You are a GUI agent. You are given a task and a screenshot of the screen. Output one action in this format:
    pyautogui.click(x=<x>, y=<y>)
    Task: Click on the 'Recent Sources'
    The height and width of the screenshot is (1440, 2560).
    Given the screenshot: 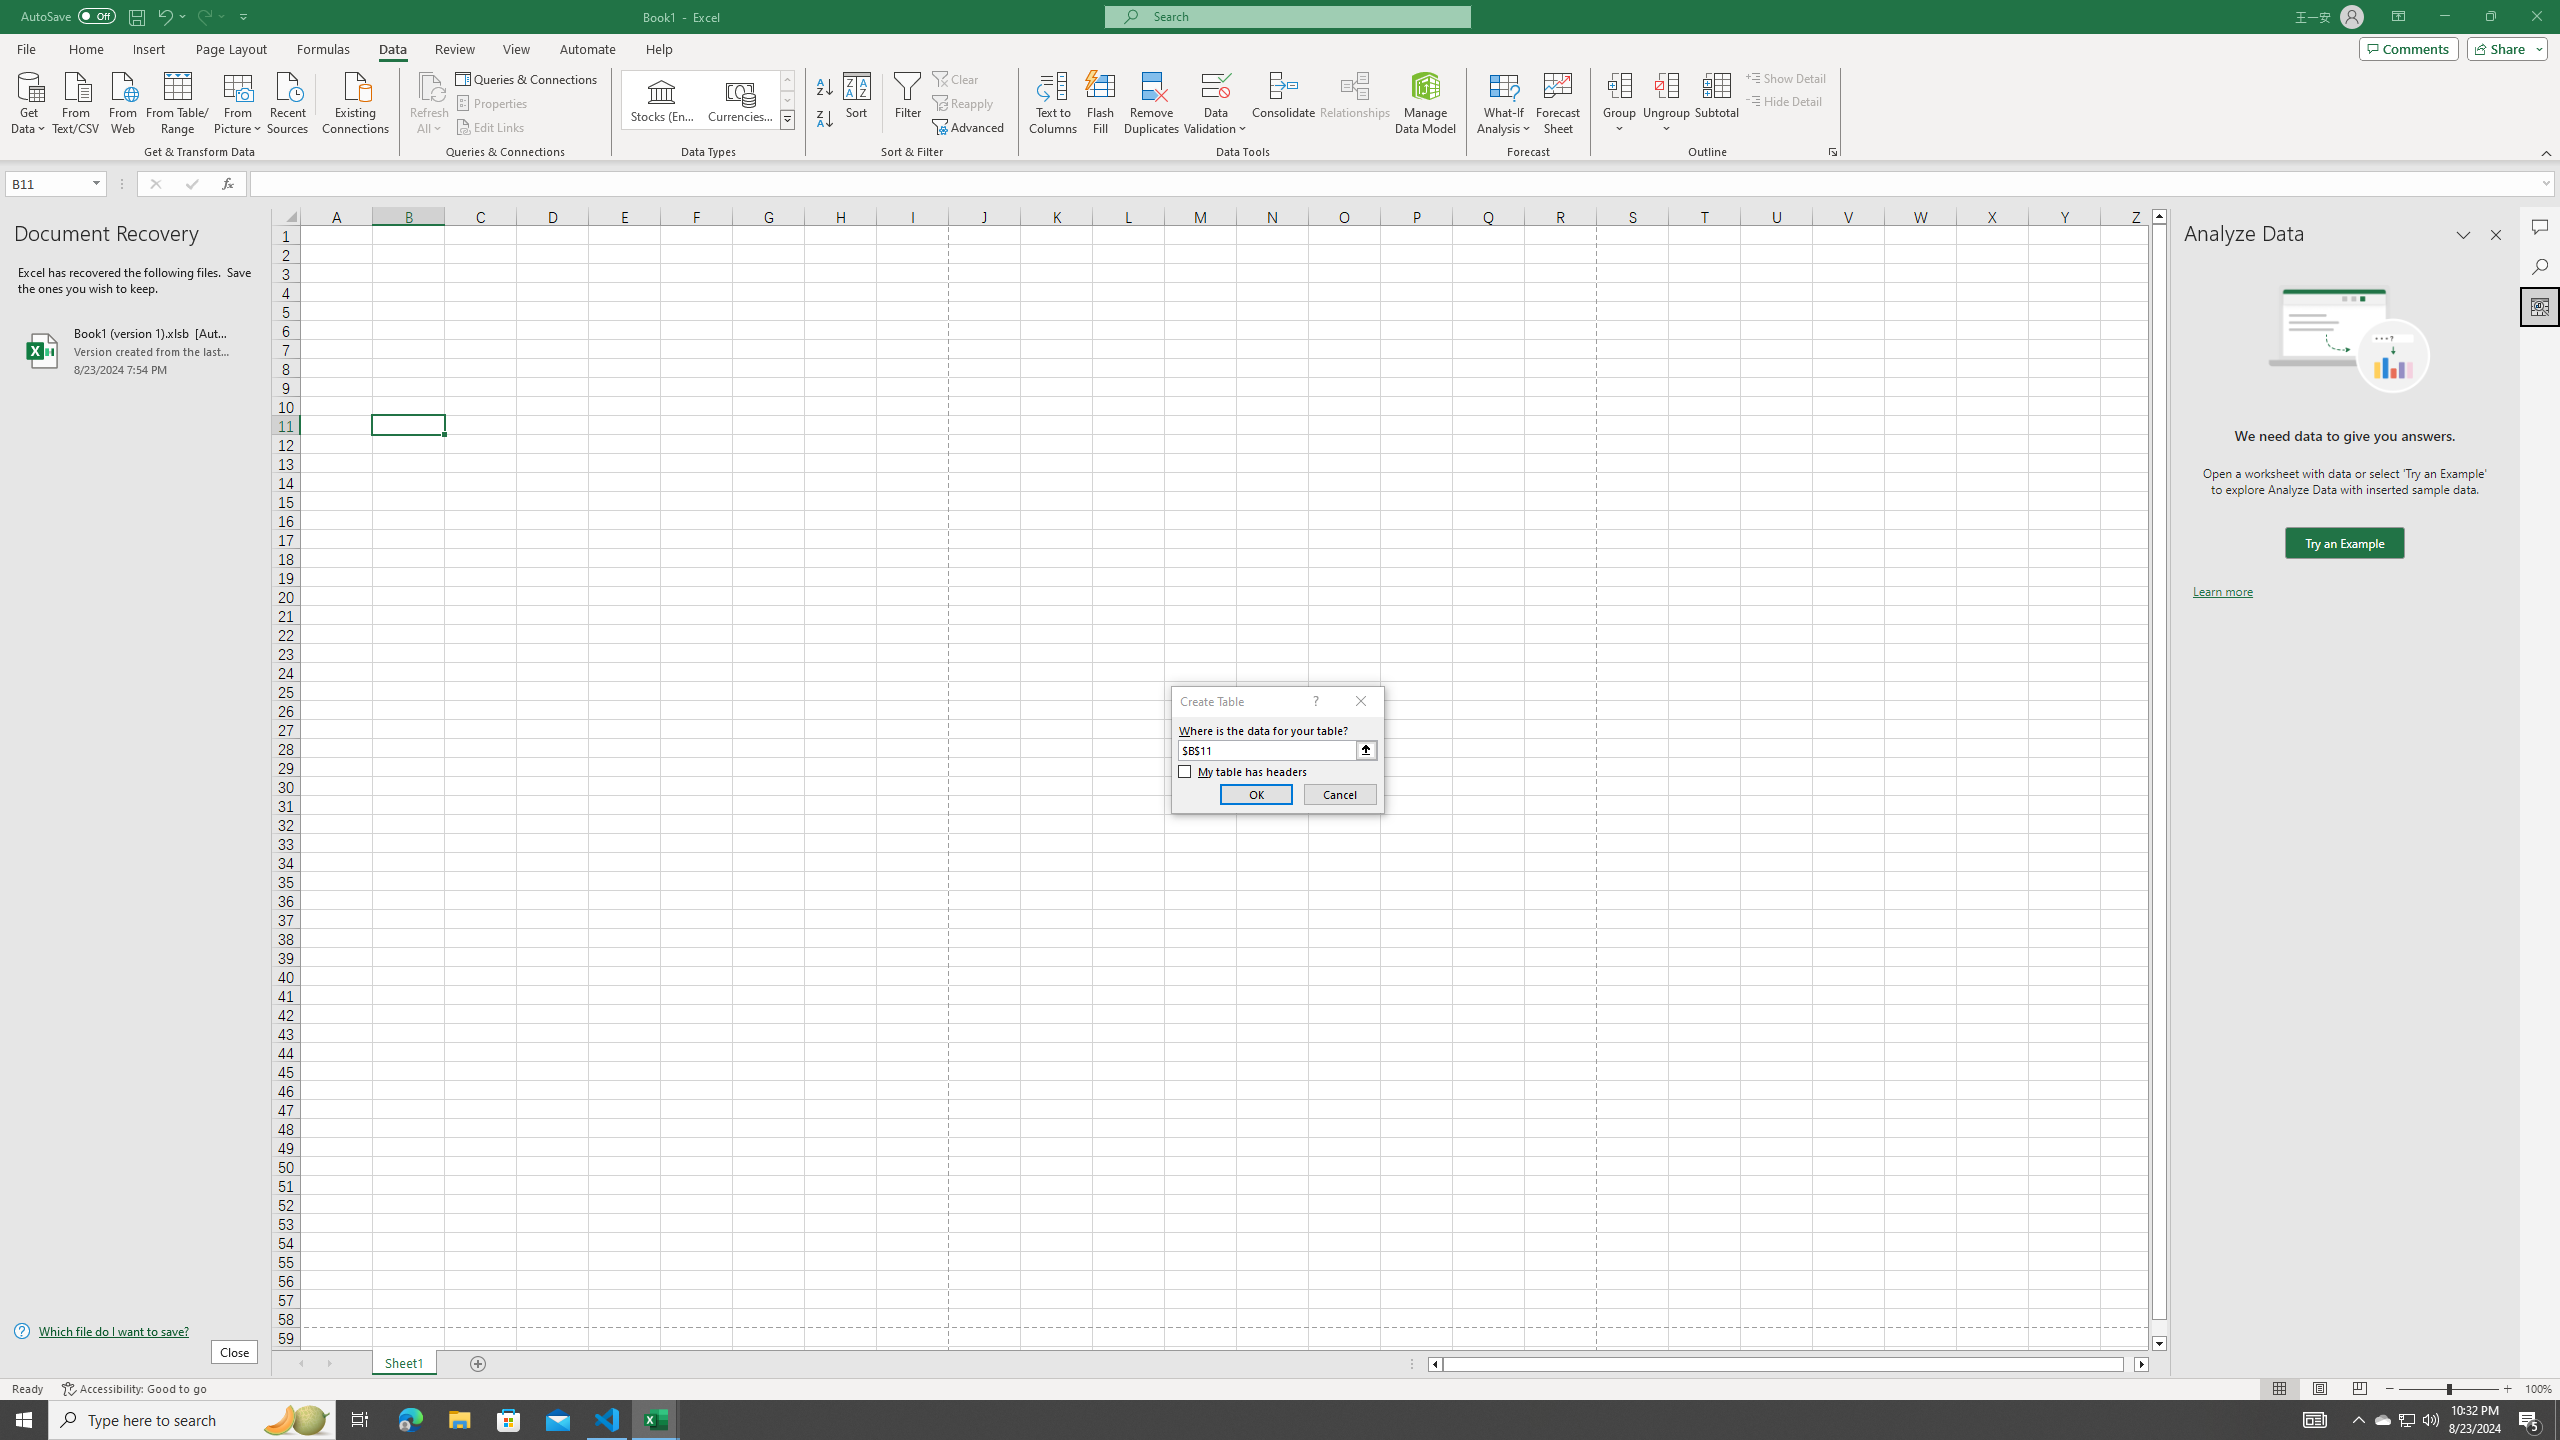 What is the action you would take?
    pyautogui.click(x=288, y=100)
    